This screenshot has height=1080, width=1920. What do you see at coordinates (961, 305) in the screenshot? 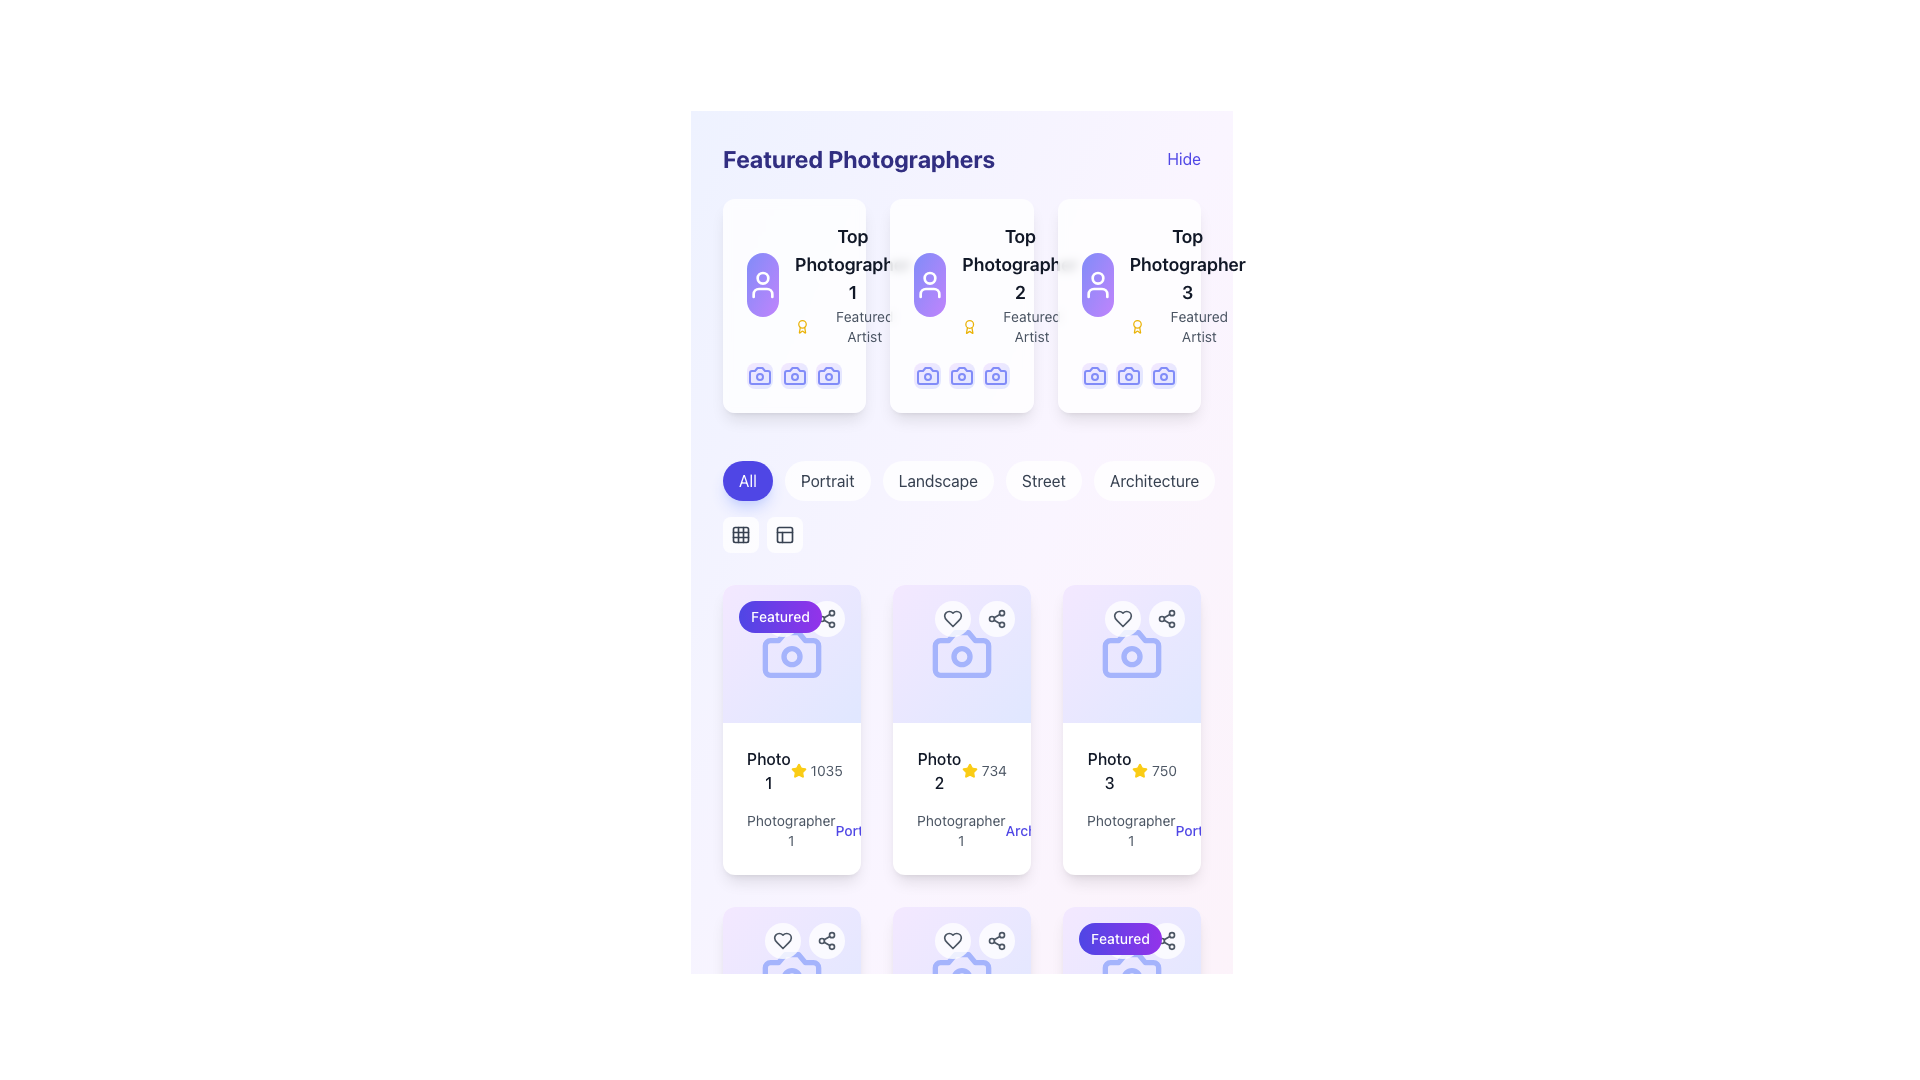
I see `the avatar on the second Profile Card in the 'Featured Photographers' section` at bounding box center [961, 305].